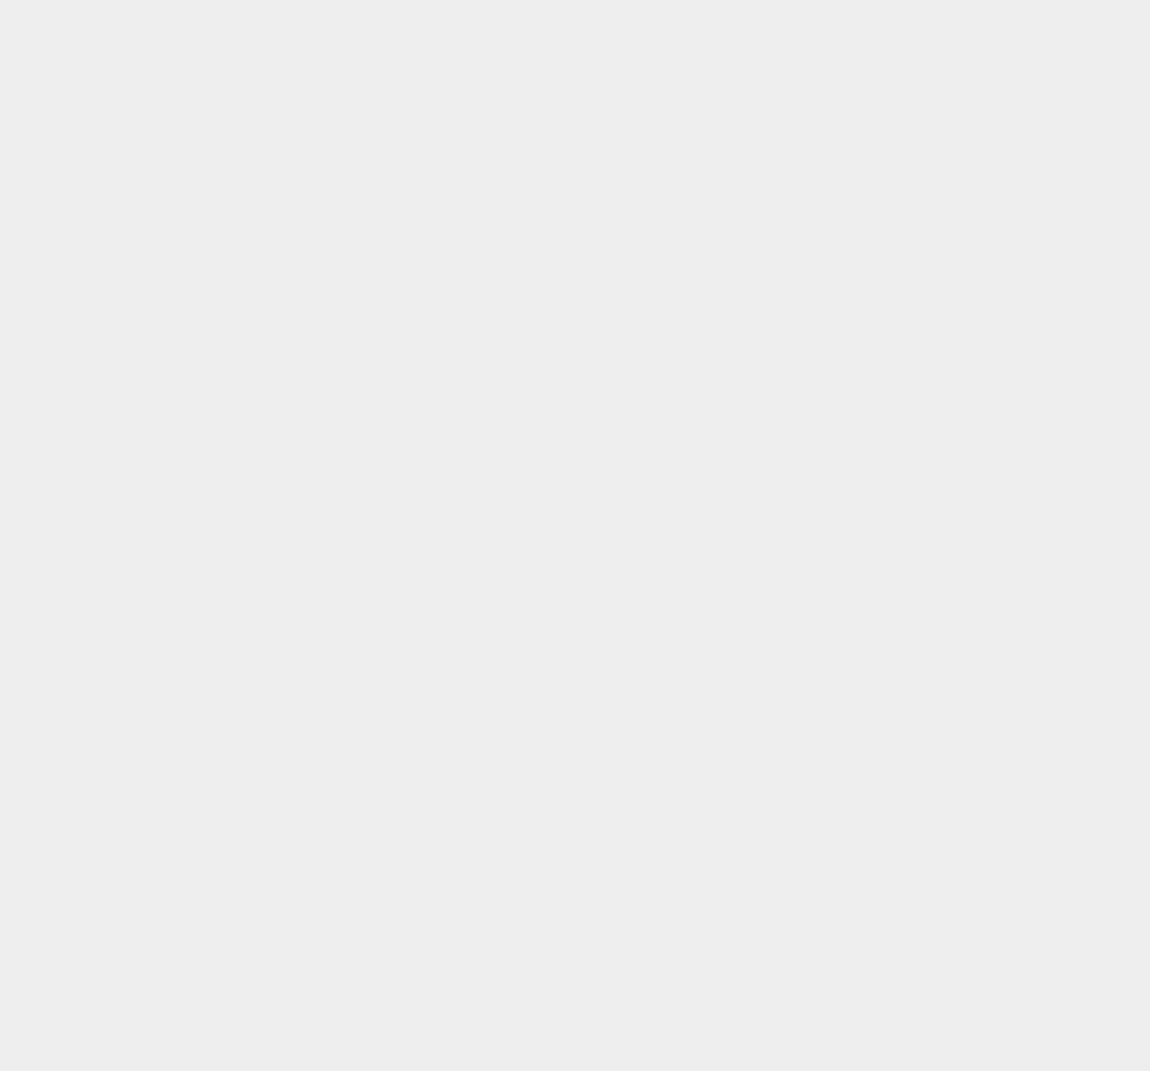 This screenshot has width=1150, height=1071. Describe the element at coordinates (837, 929) in the screenshot. I see `'Security'` at that location.